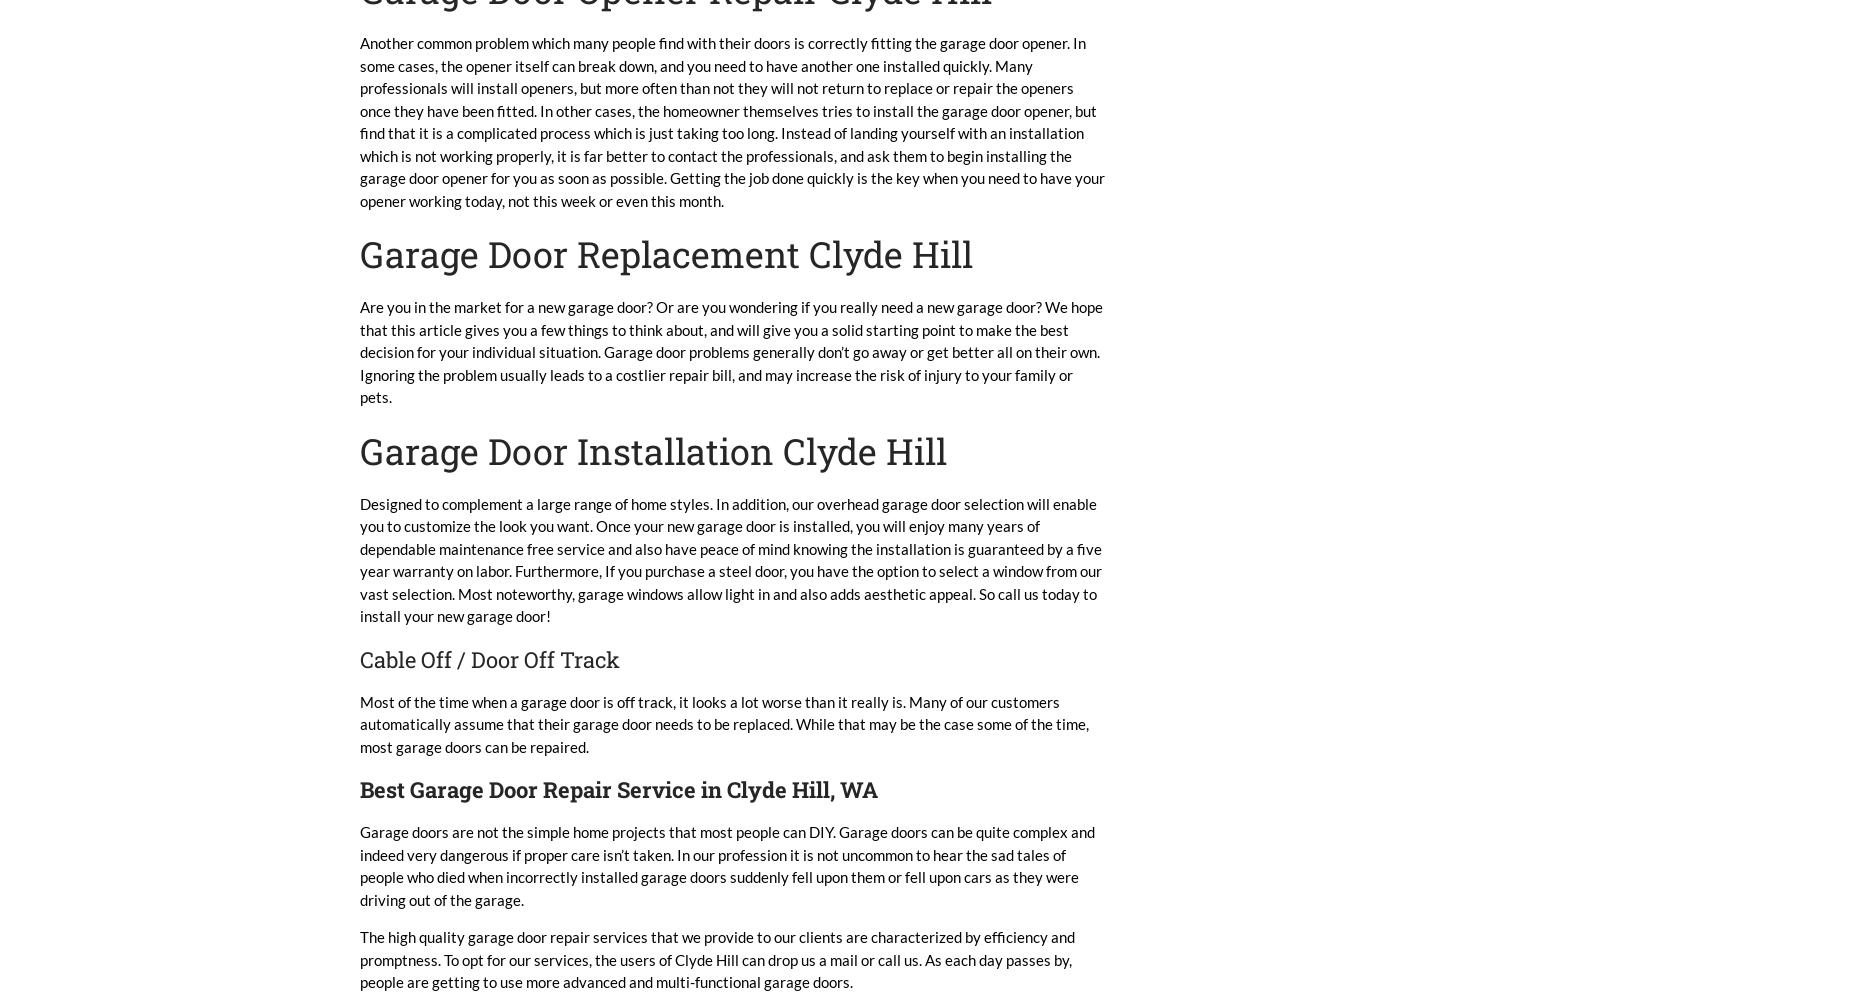 The height and width of the screenshot is (1007, 1850). Describe the element at coordinates (359, 253) in the screenshot. I see `'Garage Door Replacement Clyde Hill'` at that location.